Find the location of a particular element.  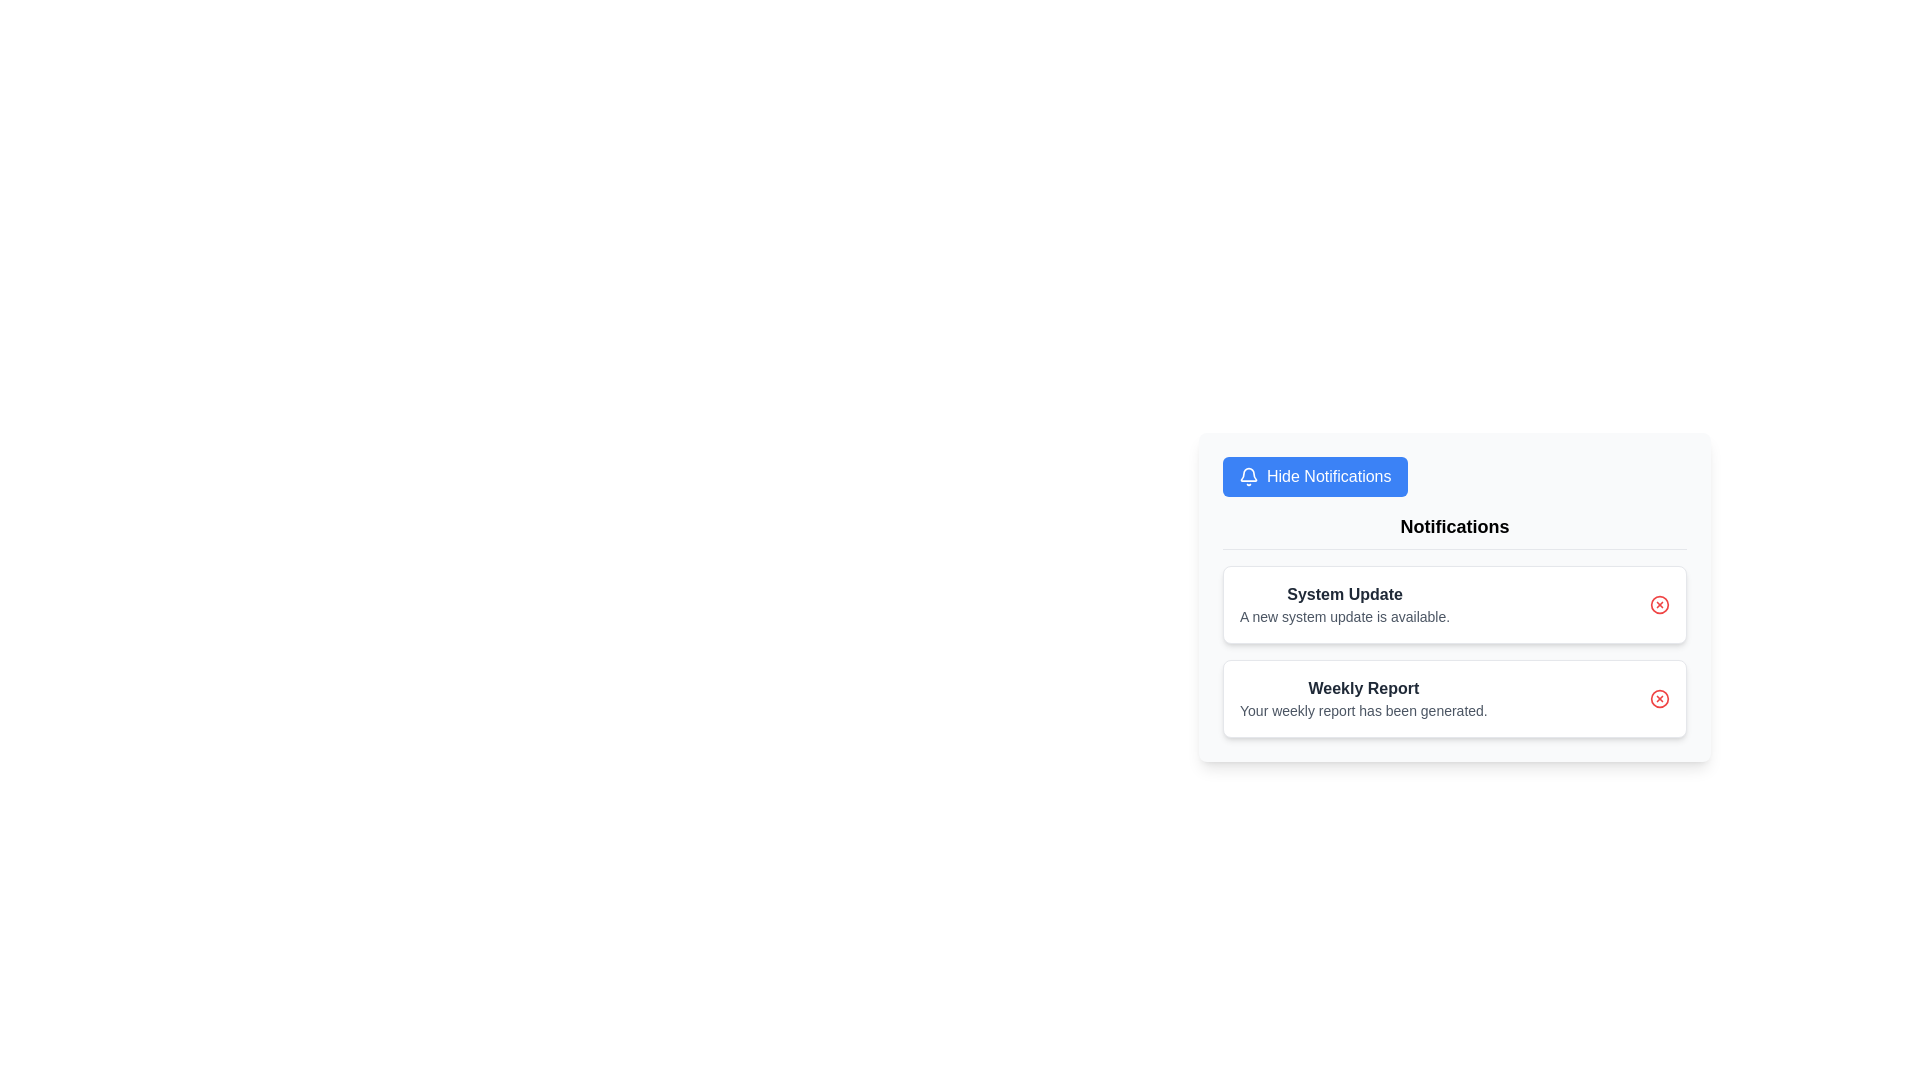

the text label displaying 'A new system update is available.' which is styled in gray font and located below the 'System Update' header in the notification card is located at coordinates (1345, 616).